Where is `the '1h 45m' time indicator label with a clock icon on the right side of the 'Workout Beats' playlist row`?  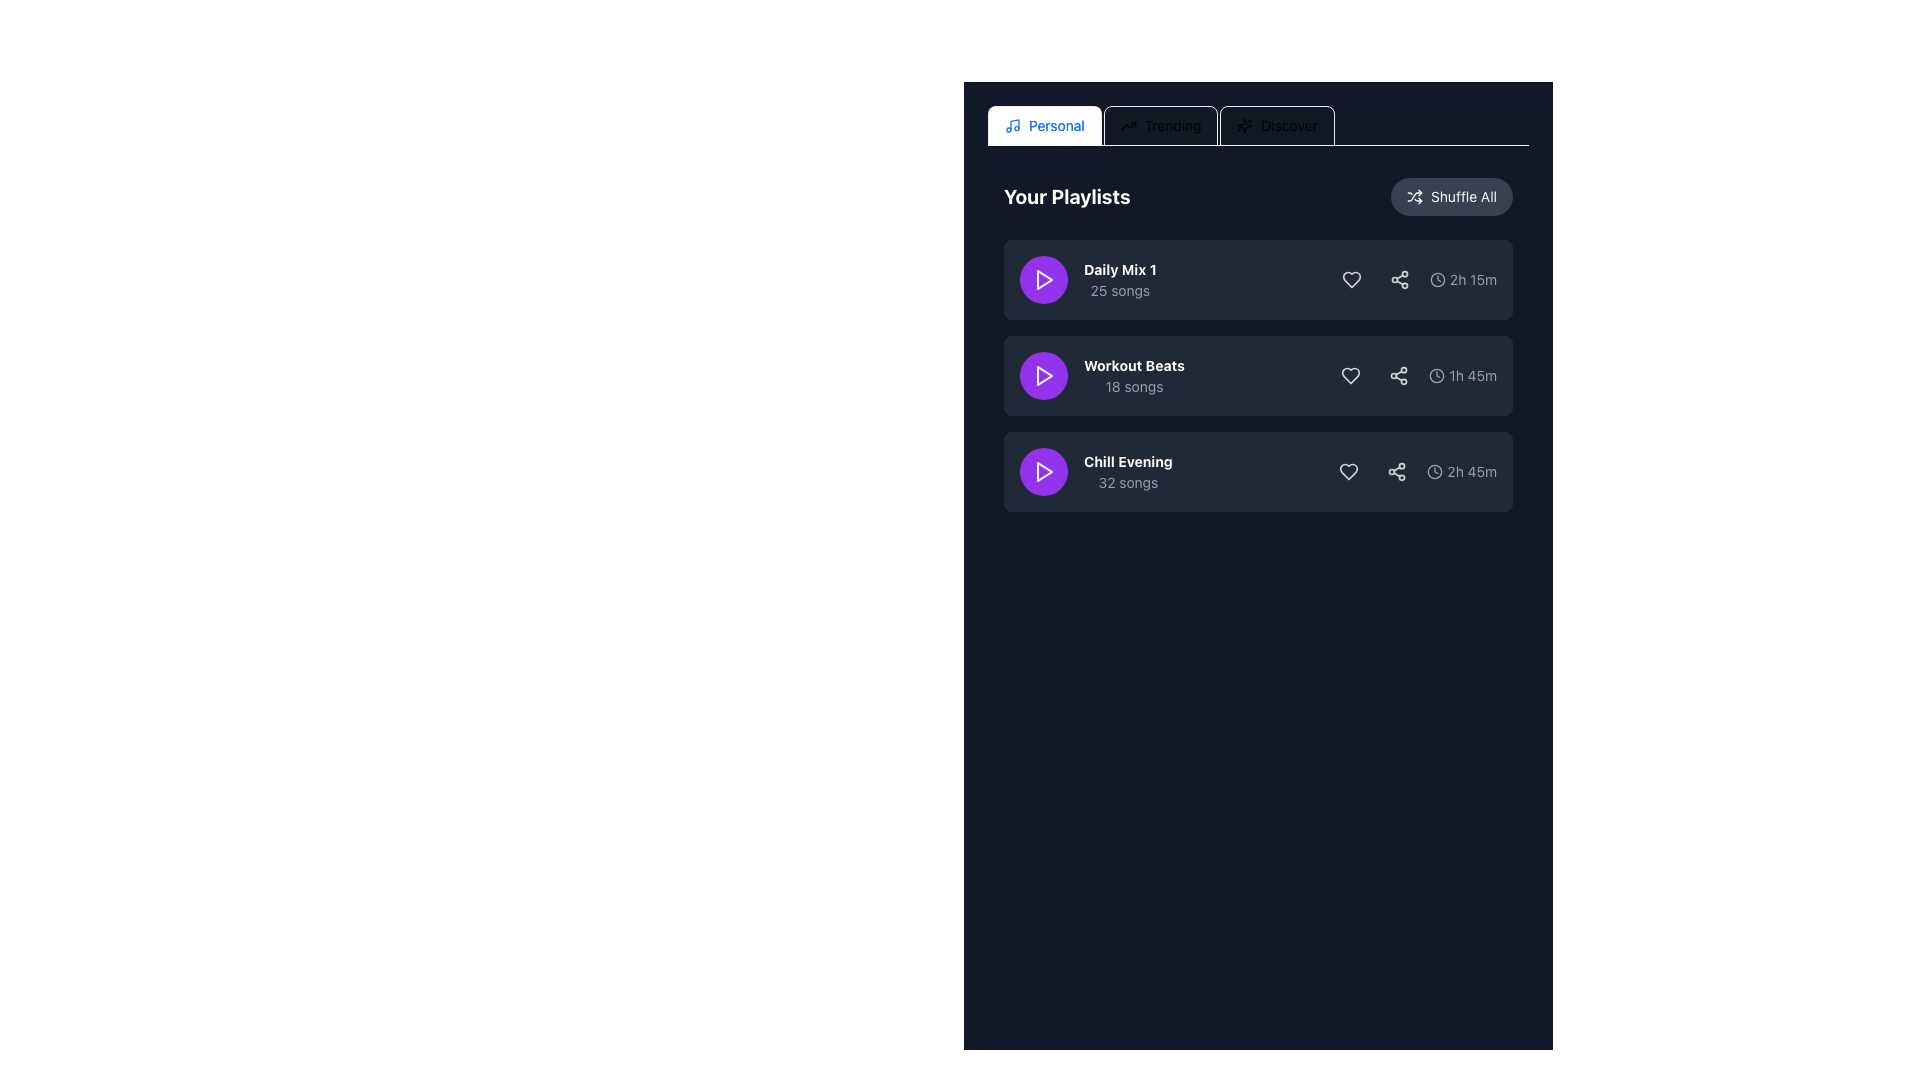
the '1h 45m' time indicator label with a clock icon on the right side of the 'Workout Beats' playlist row is located at coordinates (1463, 375).